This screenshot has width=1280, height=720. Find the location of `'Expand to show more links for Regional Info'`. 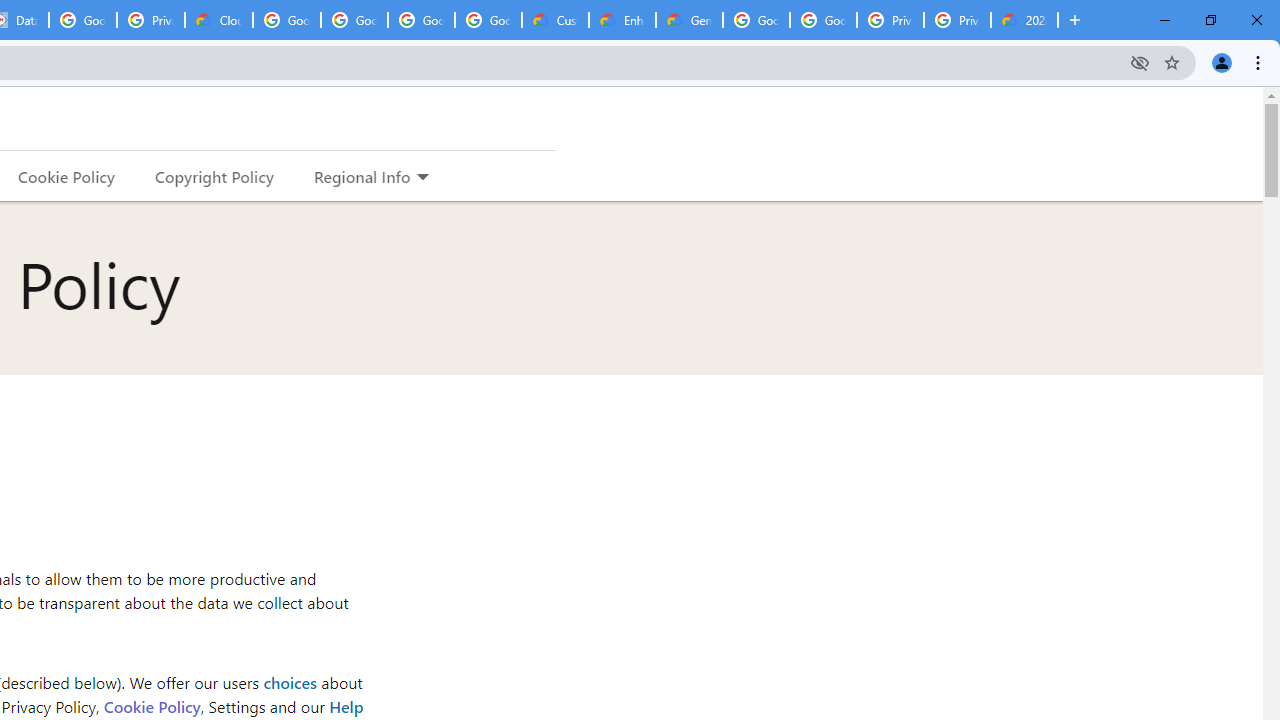

'Expand to show more links for Regional Info' is located at coordinates (421, 177).